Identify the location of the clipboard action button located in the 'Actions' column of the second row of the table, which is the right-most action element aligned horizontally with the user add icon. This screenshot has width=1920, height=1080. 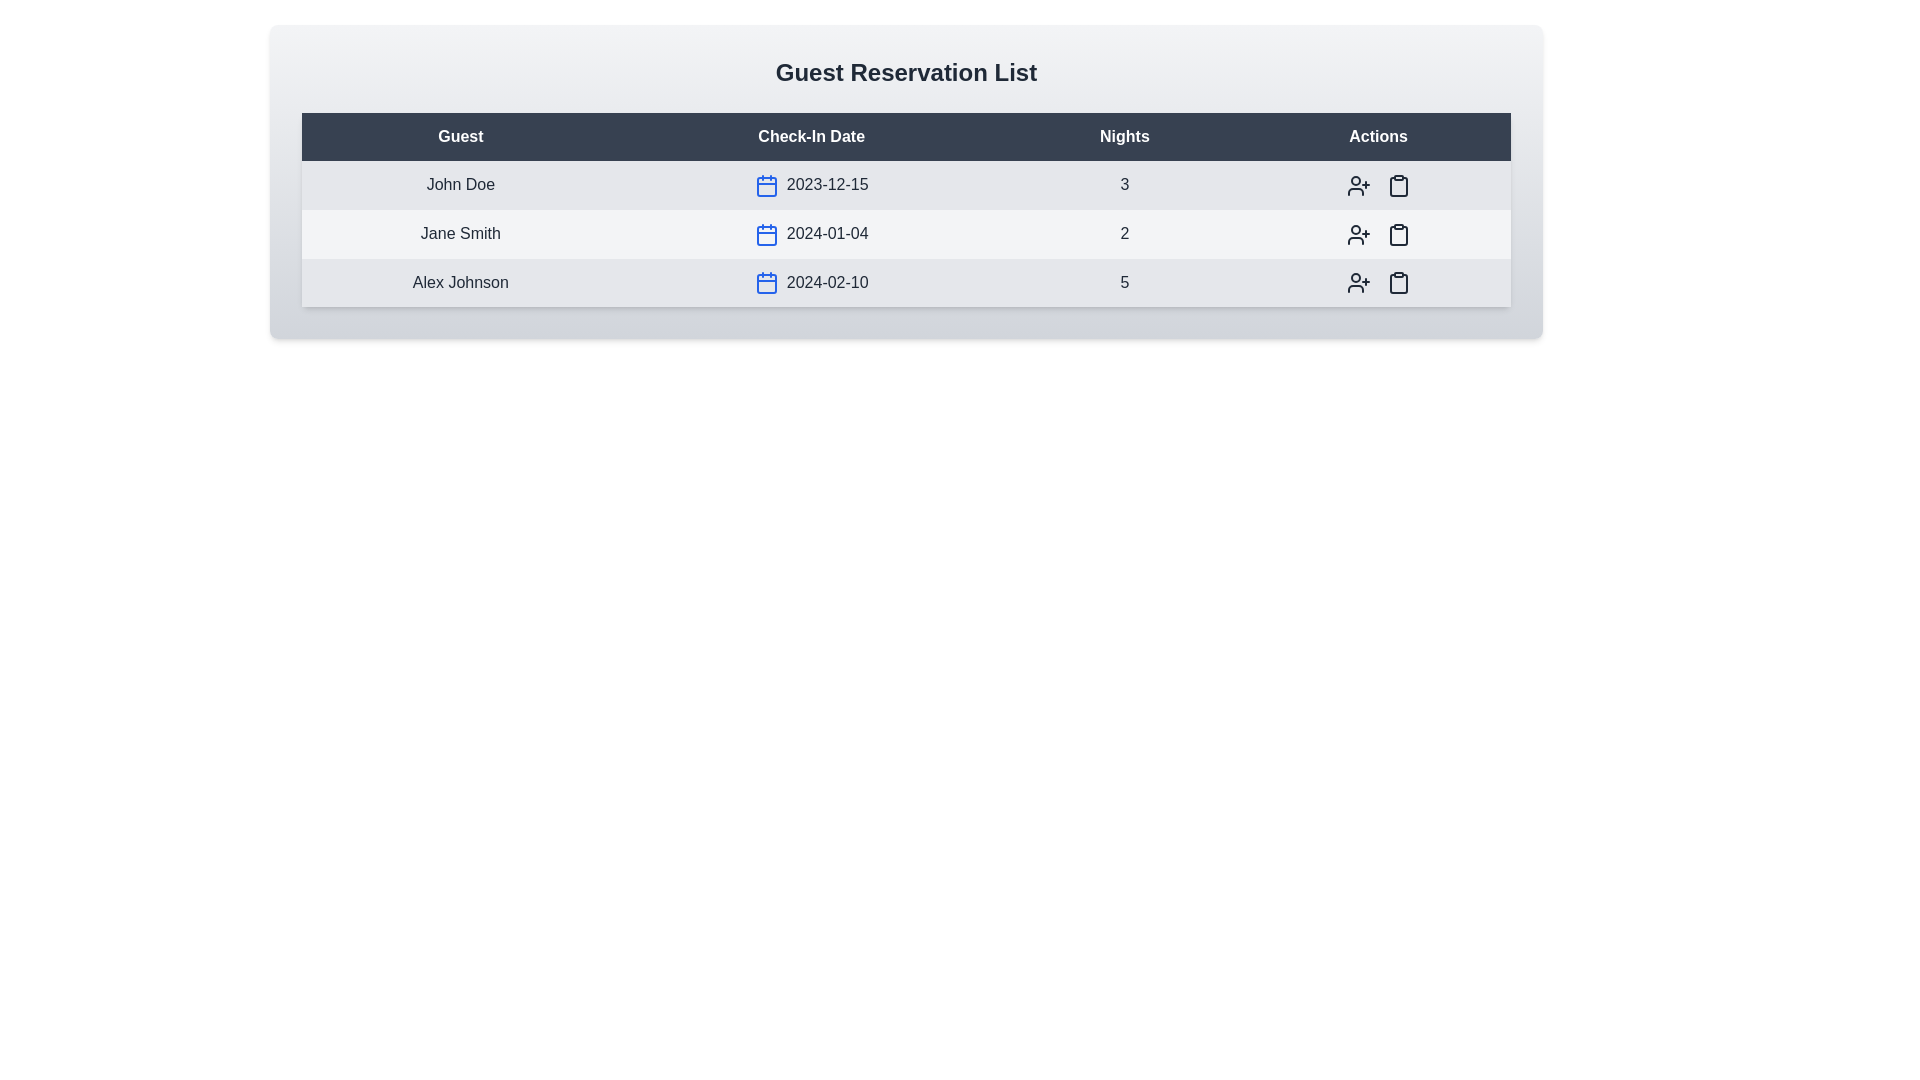
(1397, 185).